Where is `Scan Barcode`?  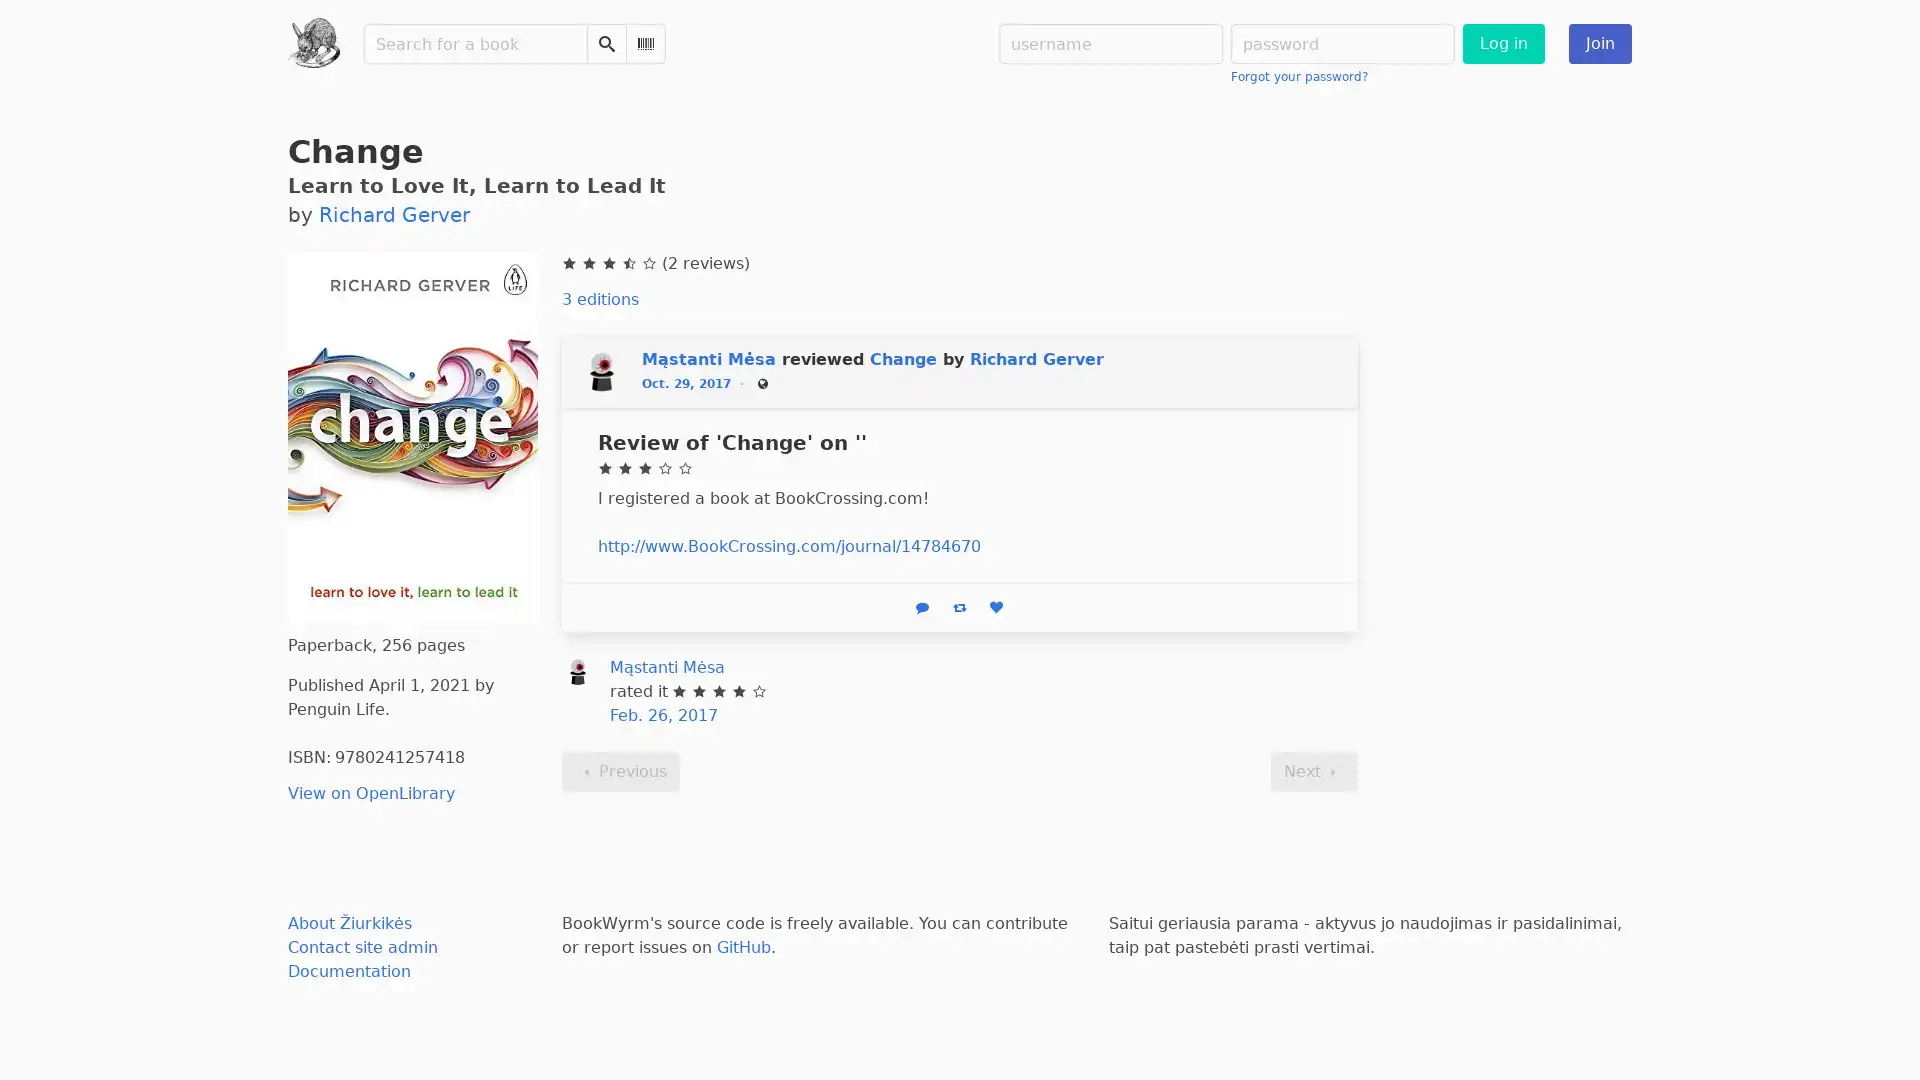
Scan Barcode is located at coordinates (644, 43).